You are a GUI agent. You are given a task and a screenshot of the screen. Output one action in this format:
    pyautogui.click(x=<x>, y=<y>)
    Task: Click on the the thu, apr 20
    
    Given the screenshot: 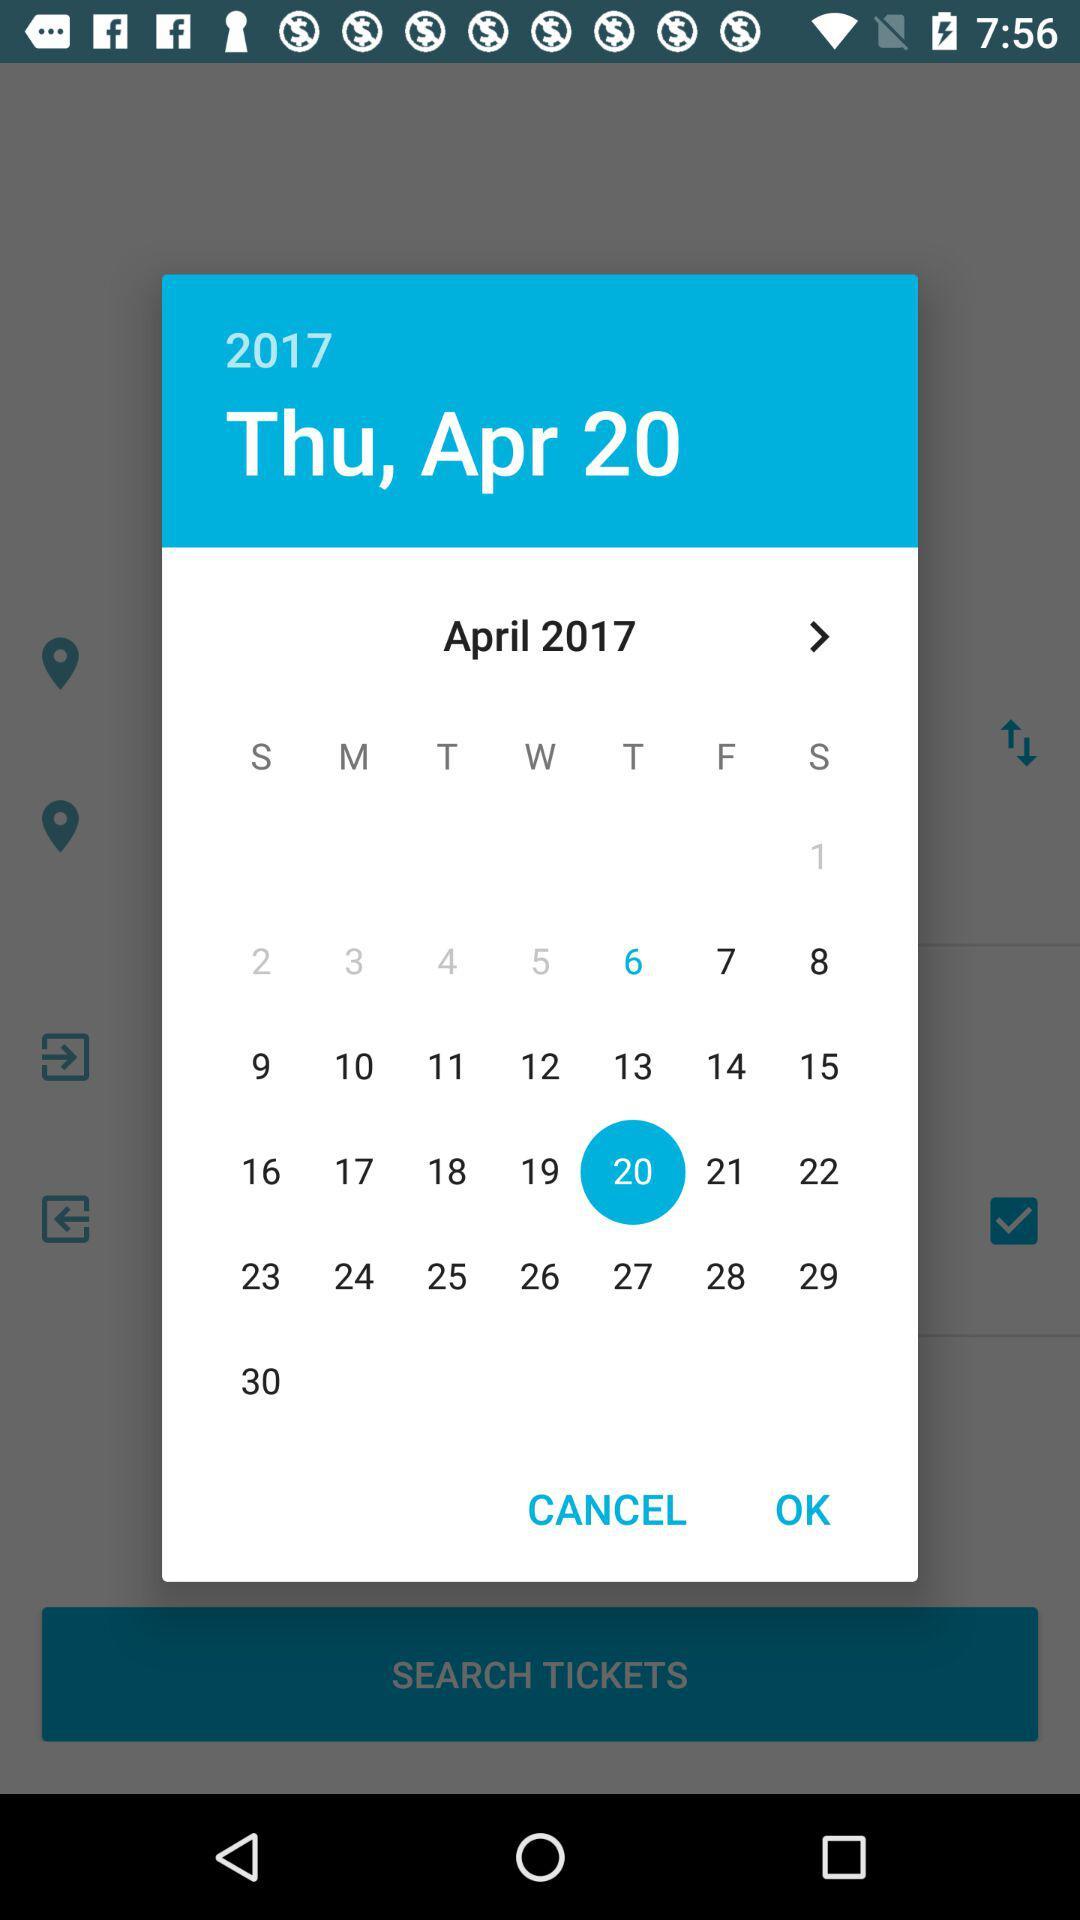 What is the action you would take?
    pyautogui.click(x=454, y=439)
    